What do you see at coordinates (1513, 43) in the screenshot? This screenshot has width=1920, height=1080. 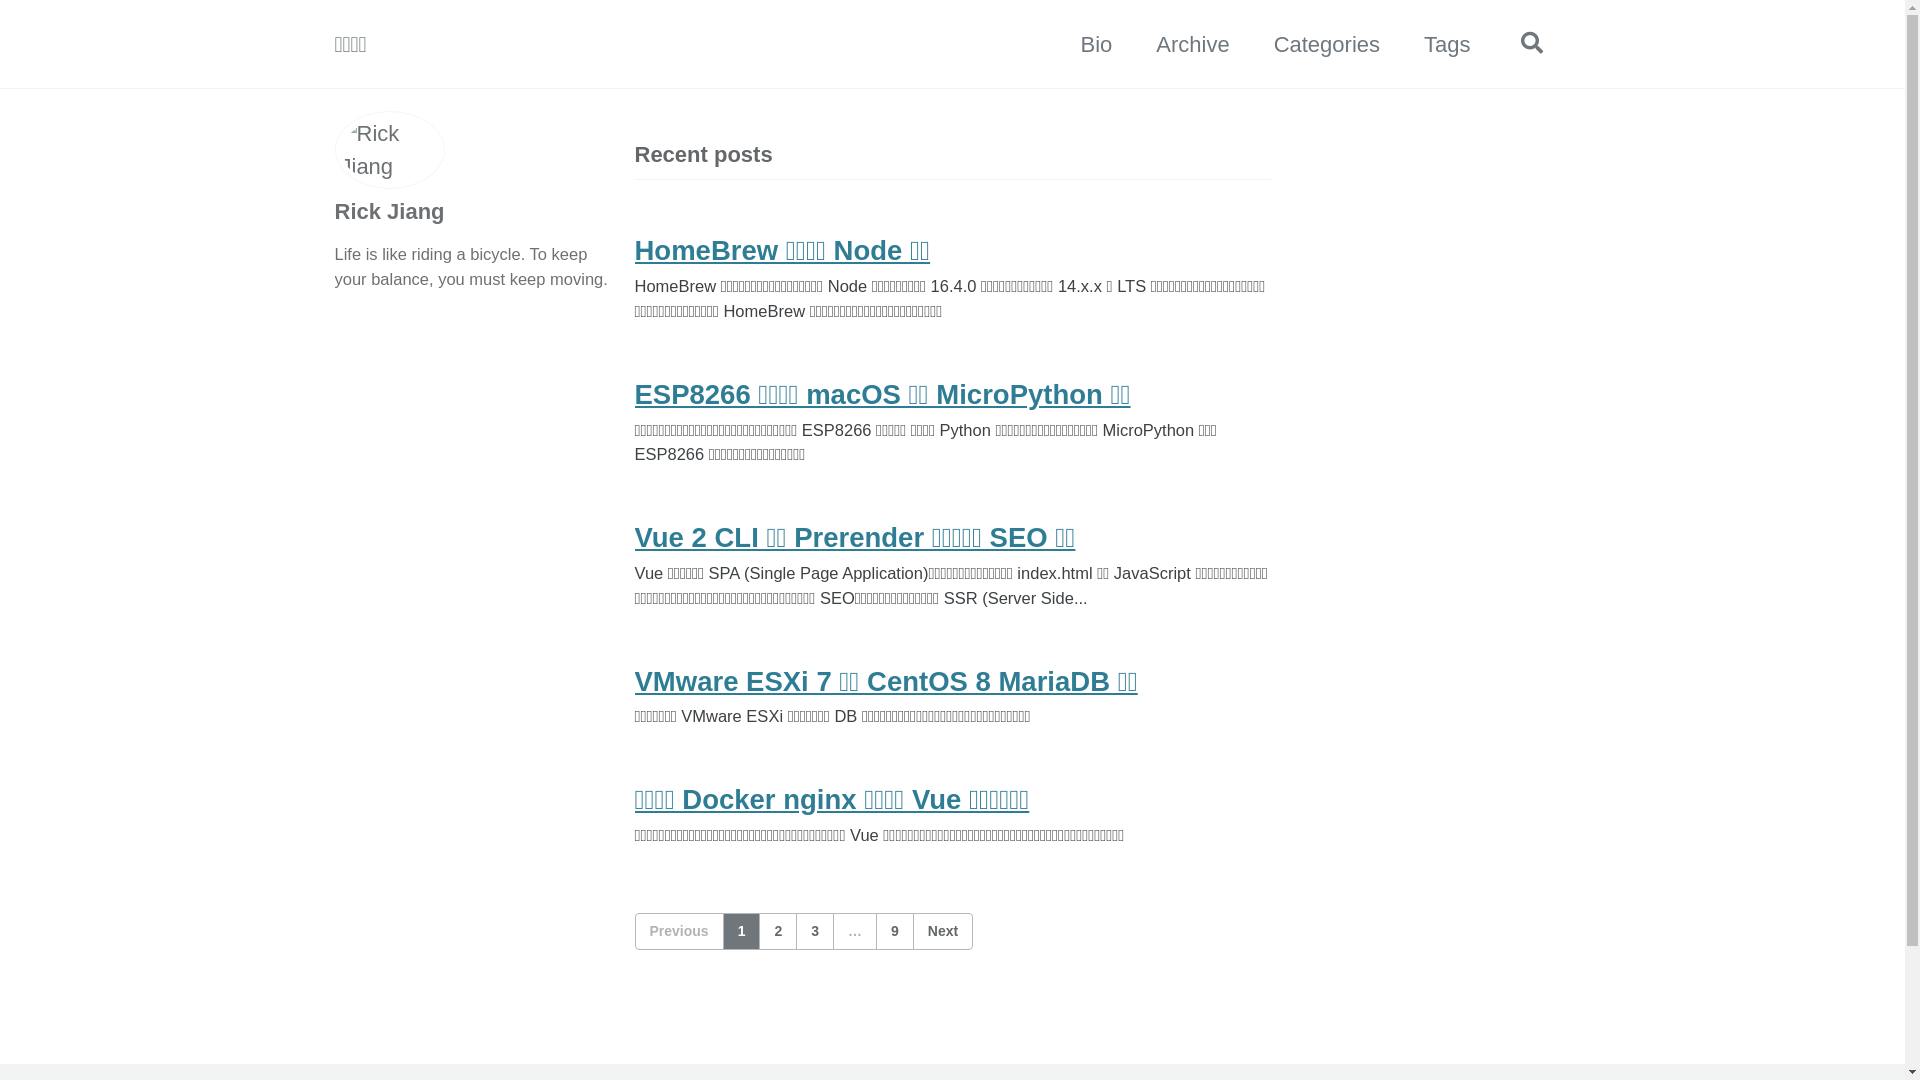 I see `'Toggle search'` at bounding box center [1513, 43].